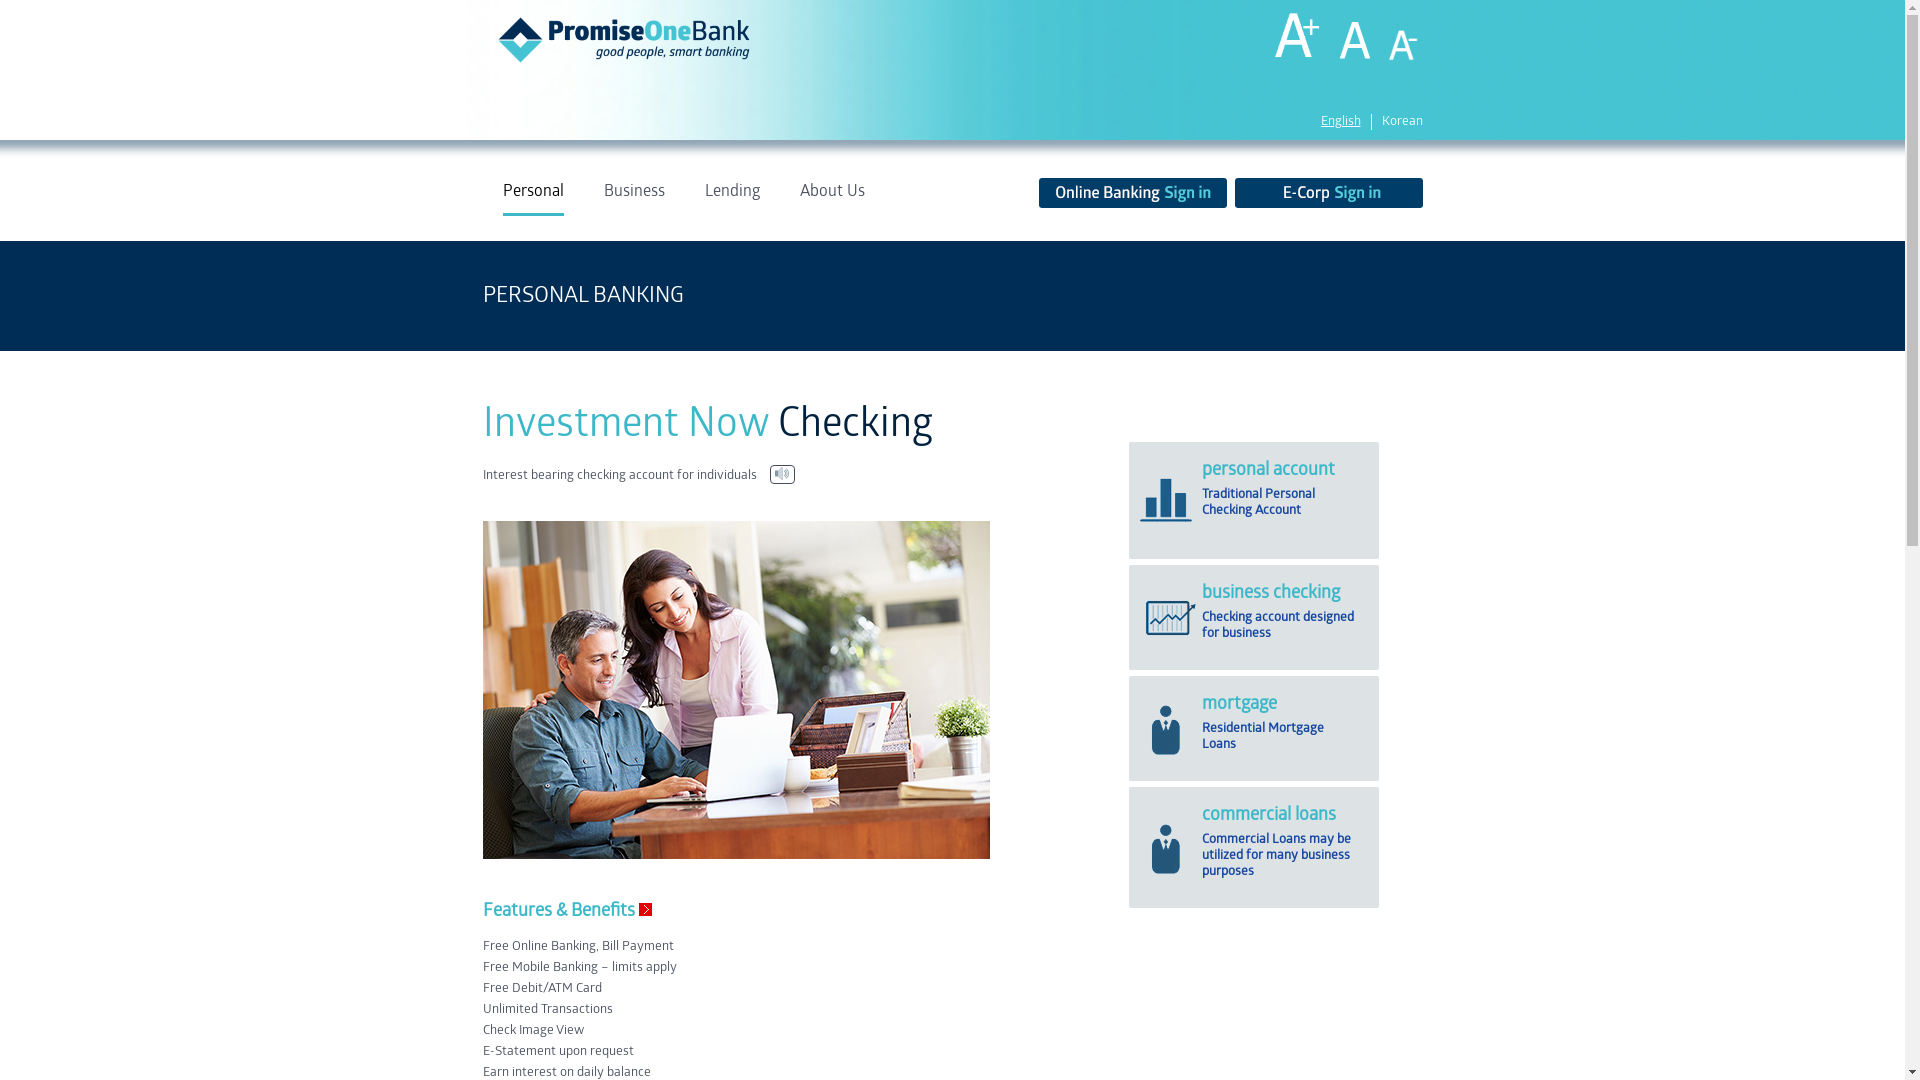 The height and width of the screenshot is (1080, 1920). Describe the element at coordinates (1267, 814) in the screenshot. I see `'commercial loans'` at that location.